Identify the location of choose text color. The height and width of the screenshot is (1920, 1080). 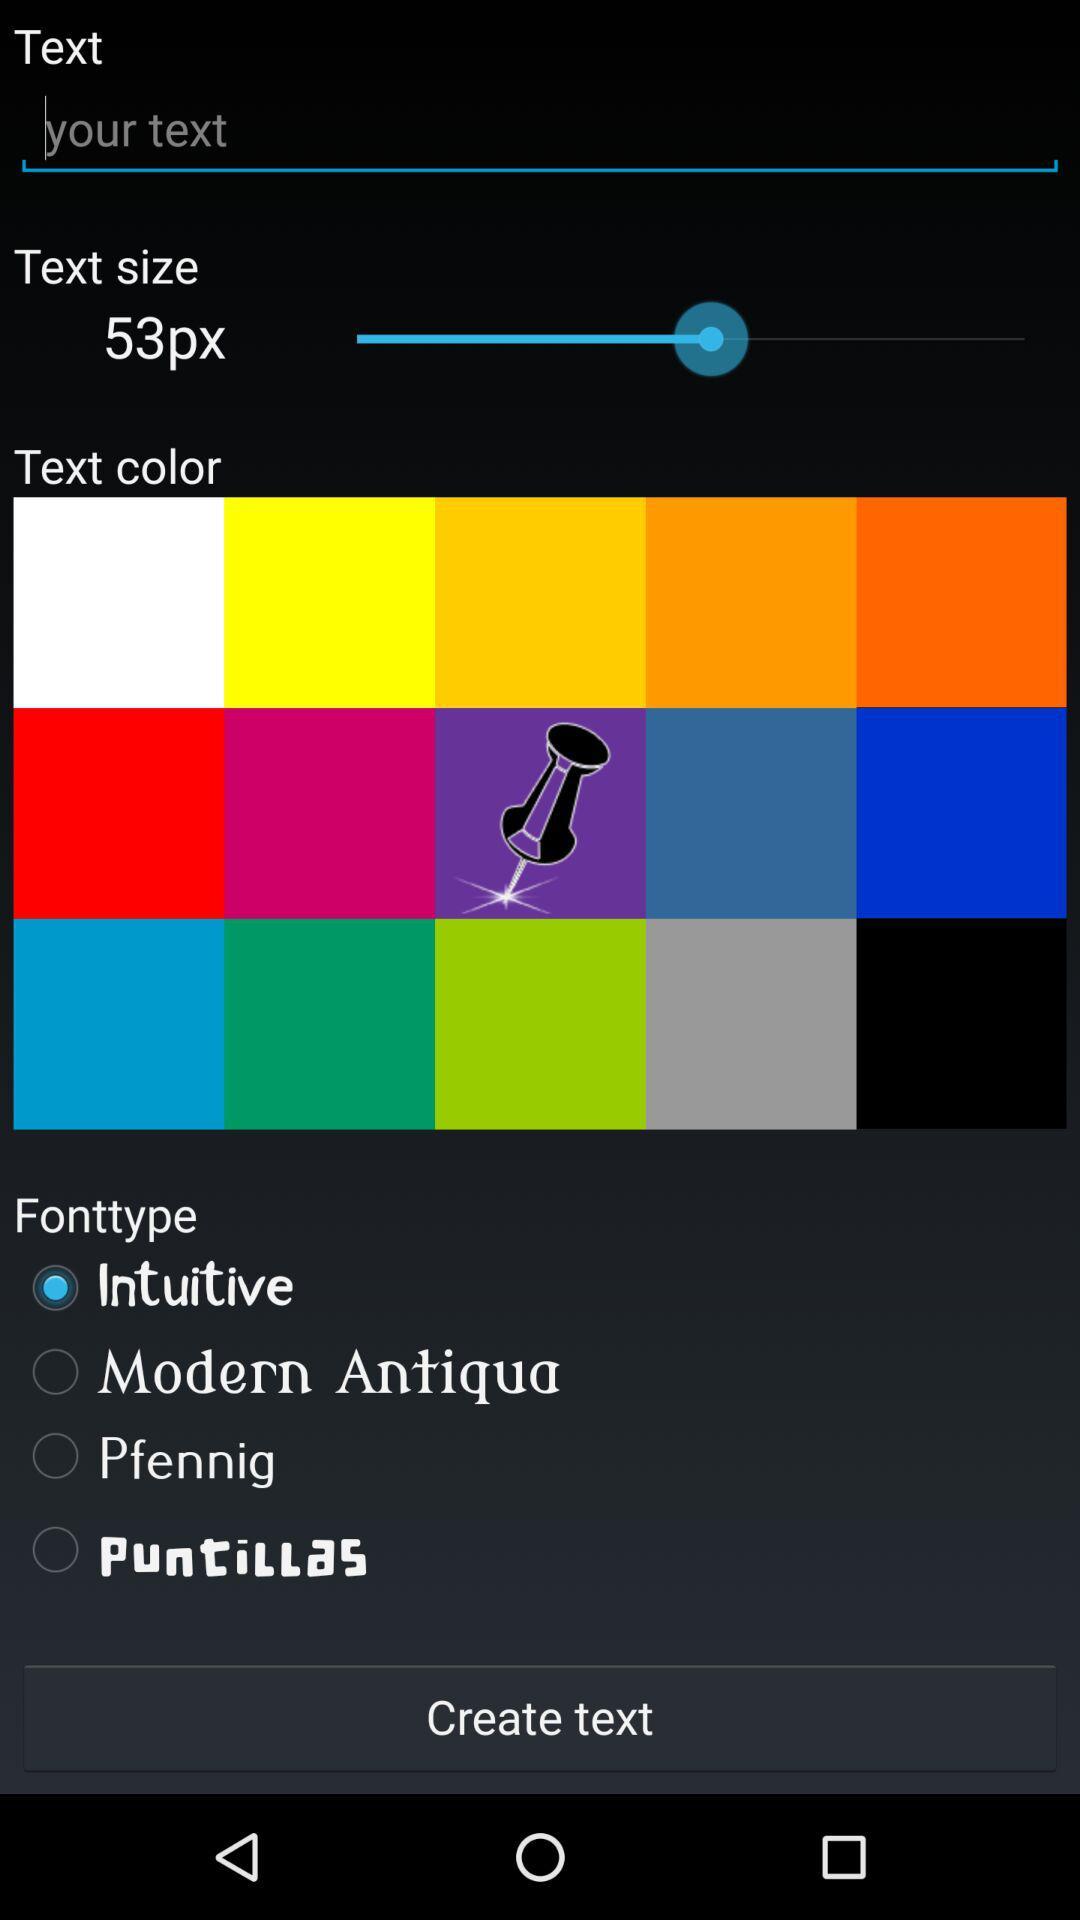
(118, 601).